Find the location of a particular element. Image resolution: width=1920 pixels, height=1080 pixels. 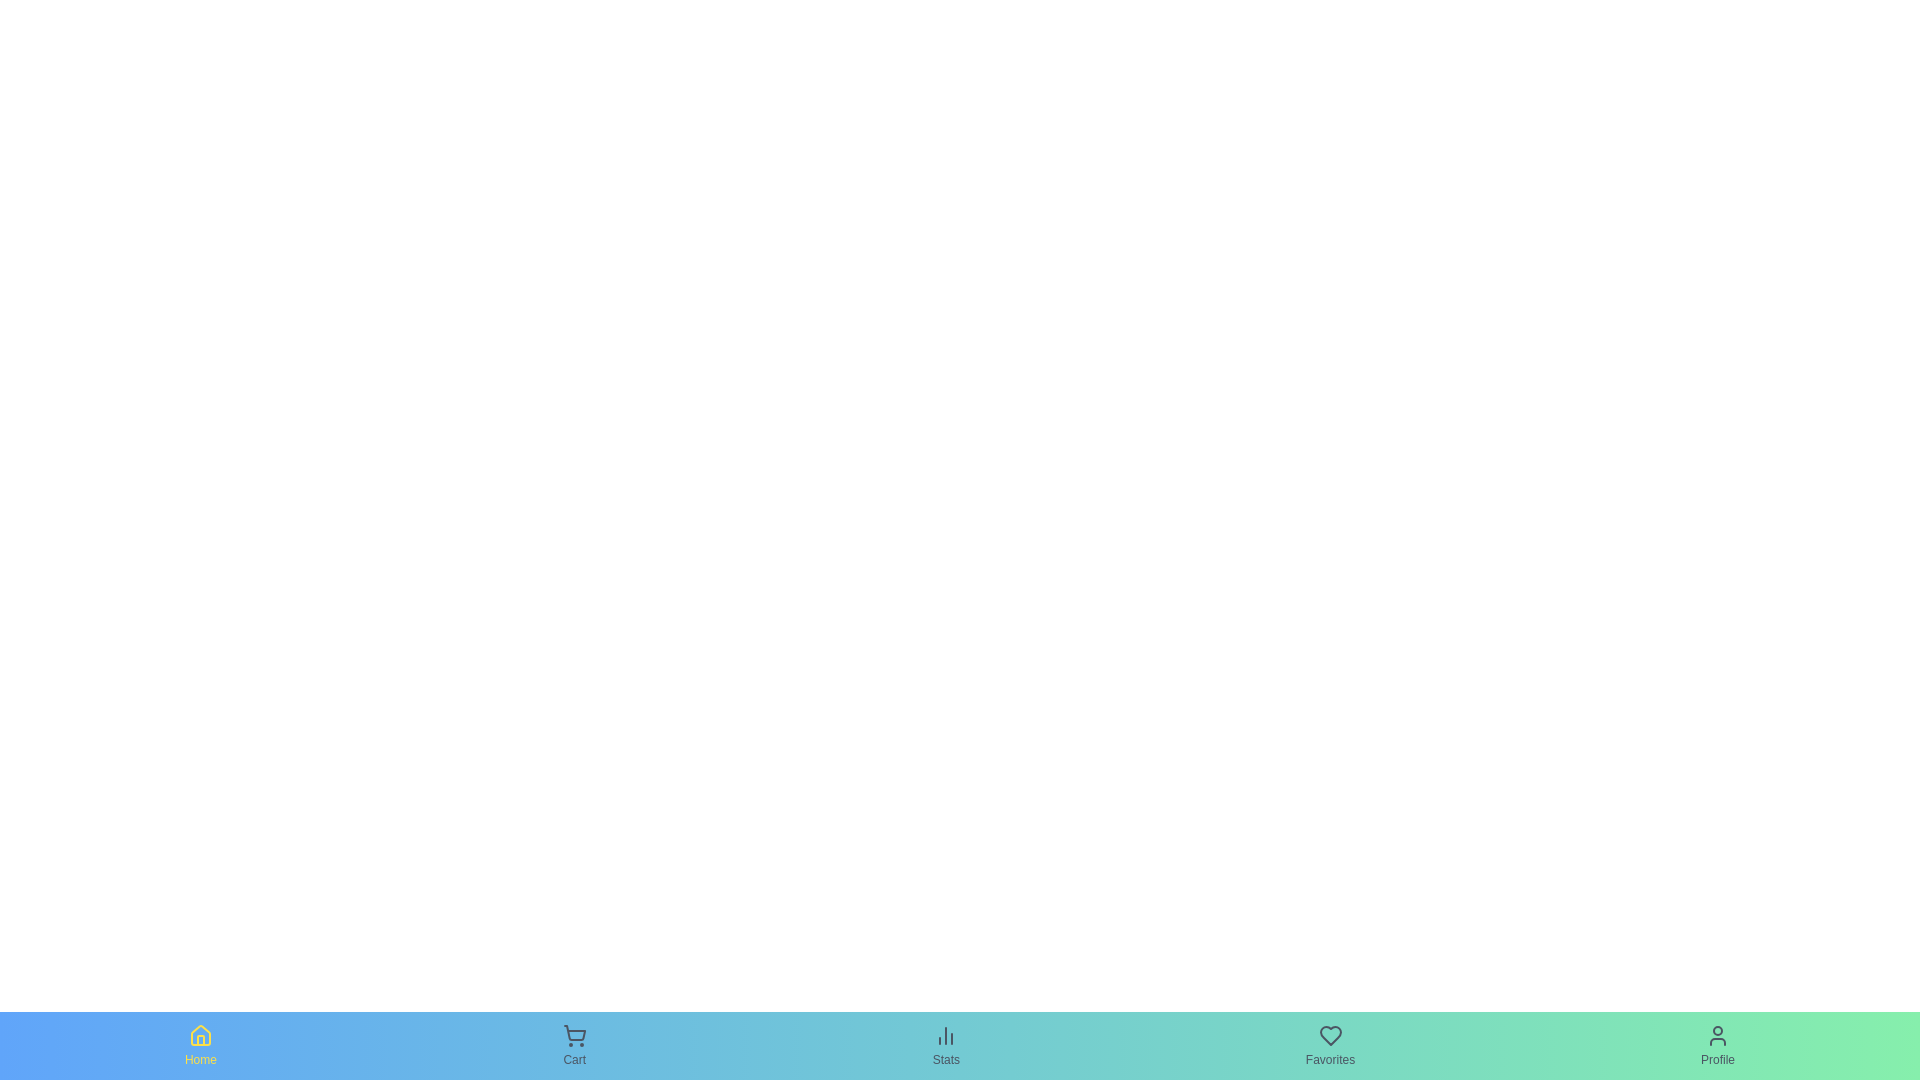

the Profile tab in the bottom navigation bar is located at coordinates (1717, 1044).